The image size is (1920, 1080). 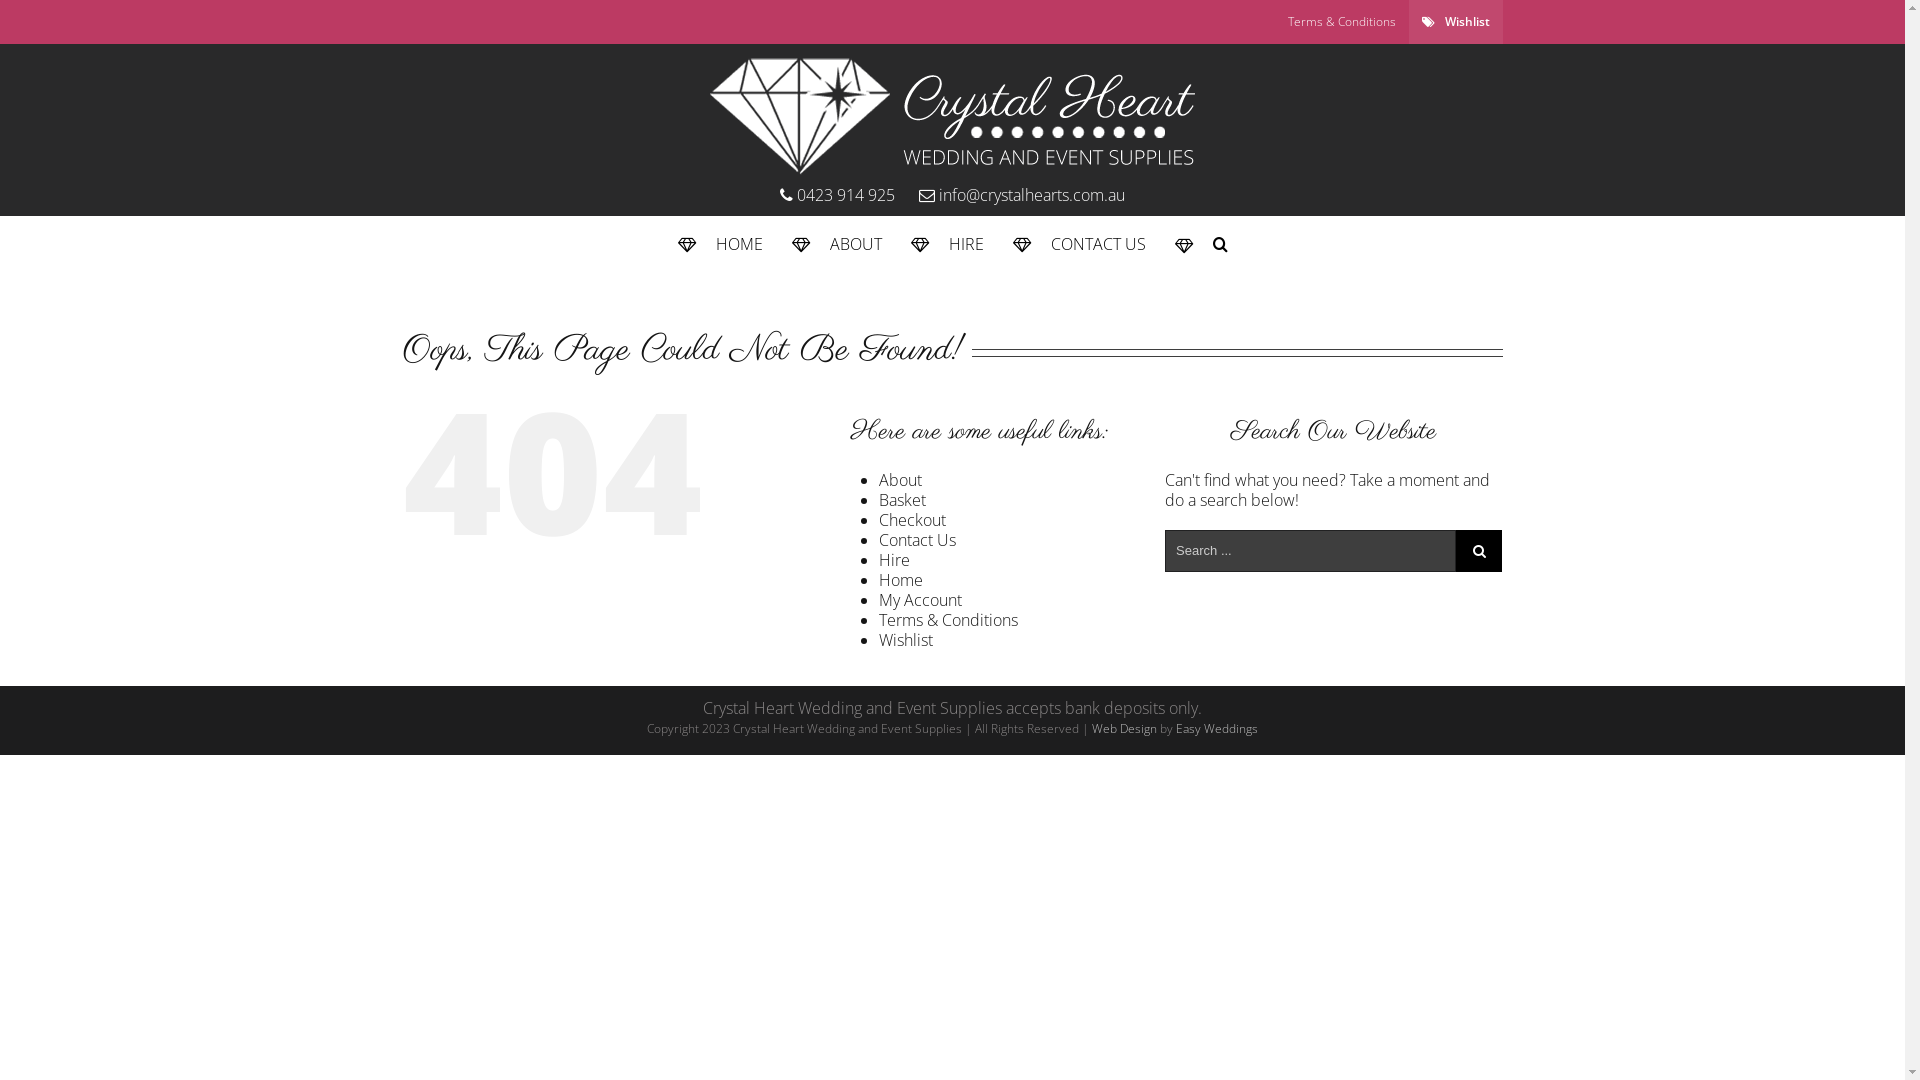 What do you see at coordinates (893, 559) in the screenshot?
I see `'Hire'` at bounding box center [893, 559].